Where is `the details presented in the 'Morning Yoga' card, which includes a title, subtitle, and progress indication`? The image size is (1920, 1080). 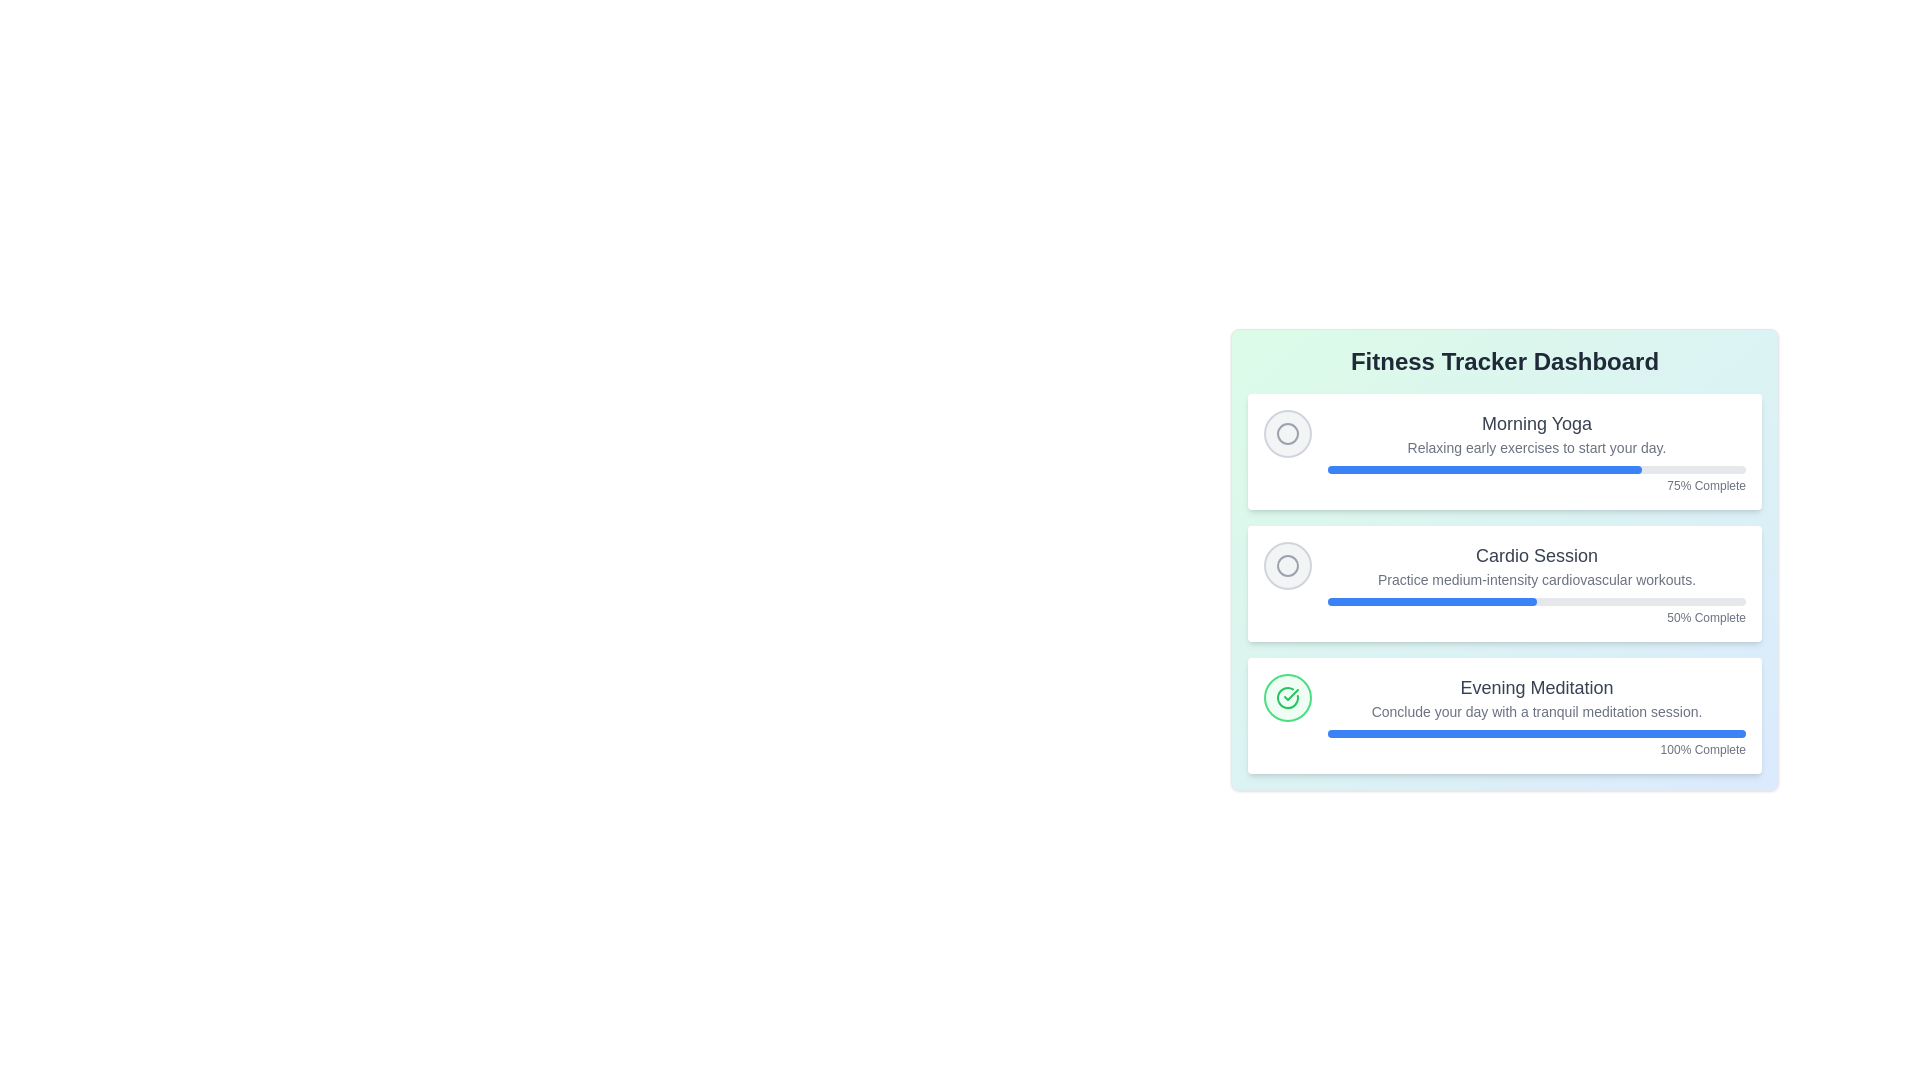 the details presented in the 'Morning Yoga' card, which includes a title, subtitle, and progress indication is located at coordinates (1505, 451).